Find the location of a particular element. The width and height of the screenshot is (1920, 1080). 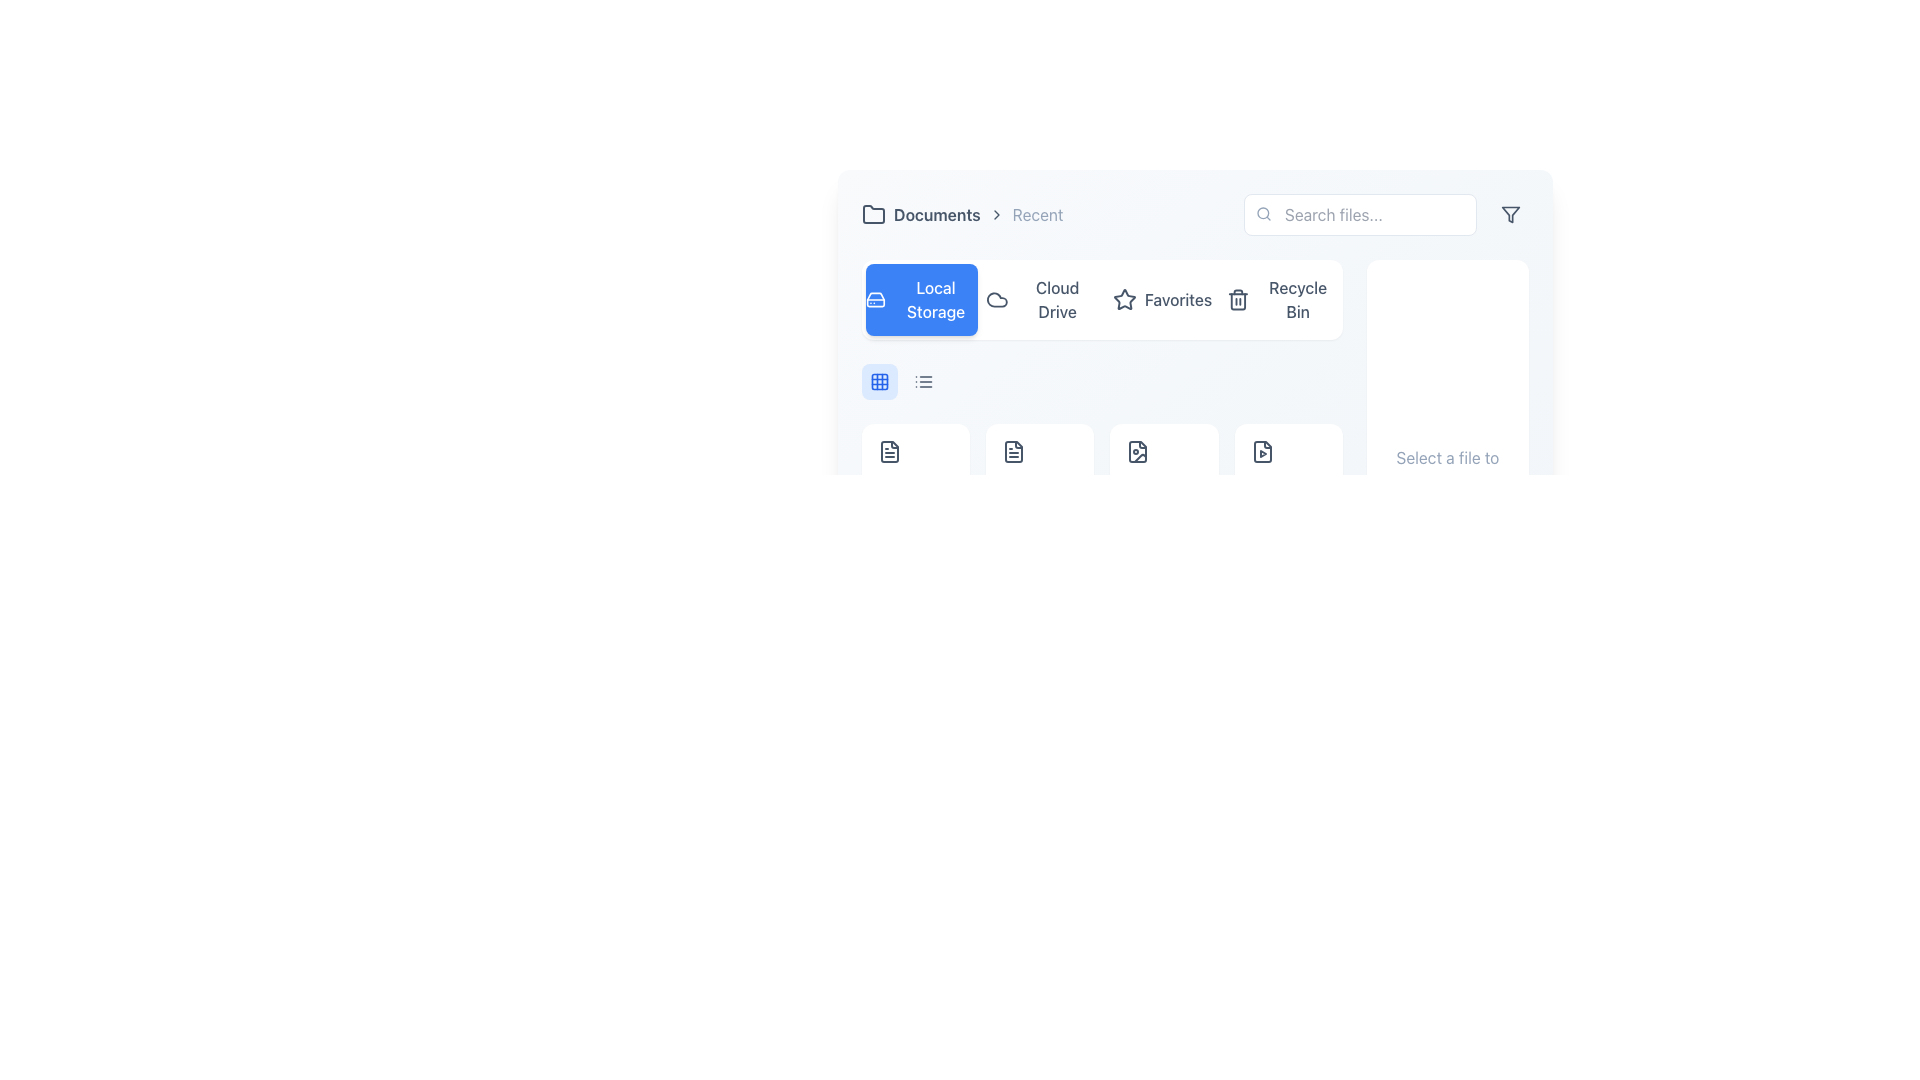

the cloud icon within the 'Cloud Drive' button in the navigation bar is located at coordinates (997, 300).